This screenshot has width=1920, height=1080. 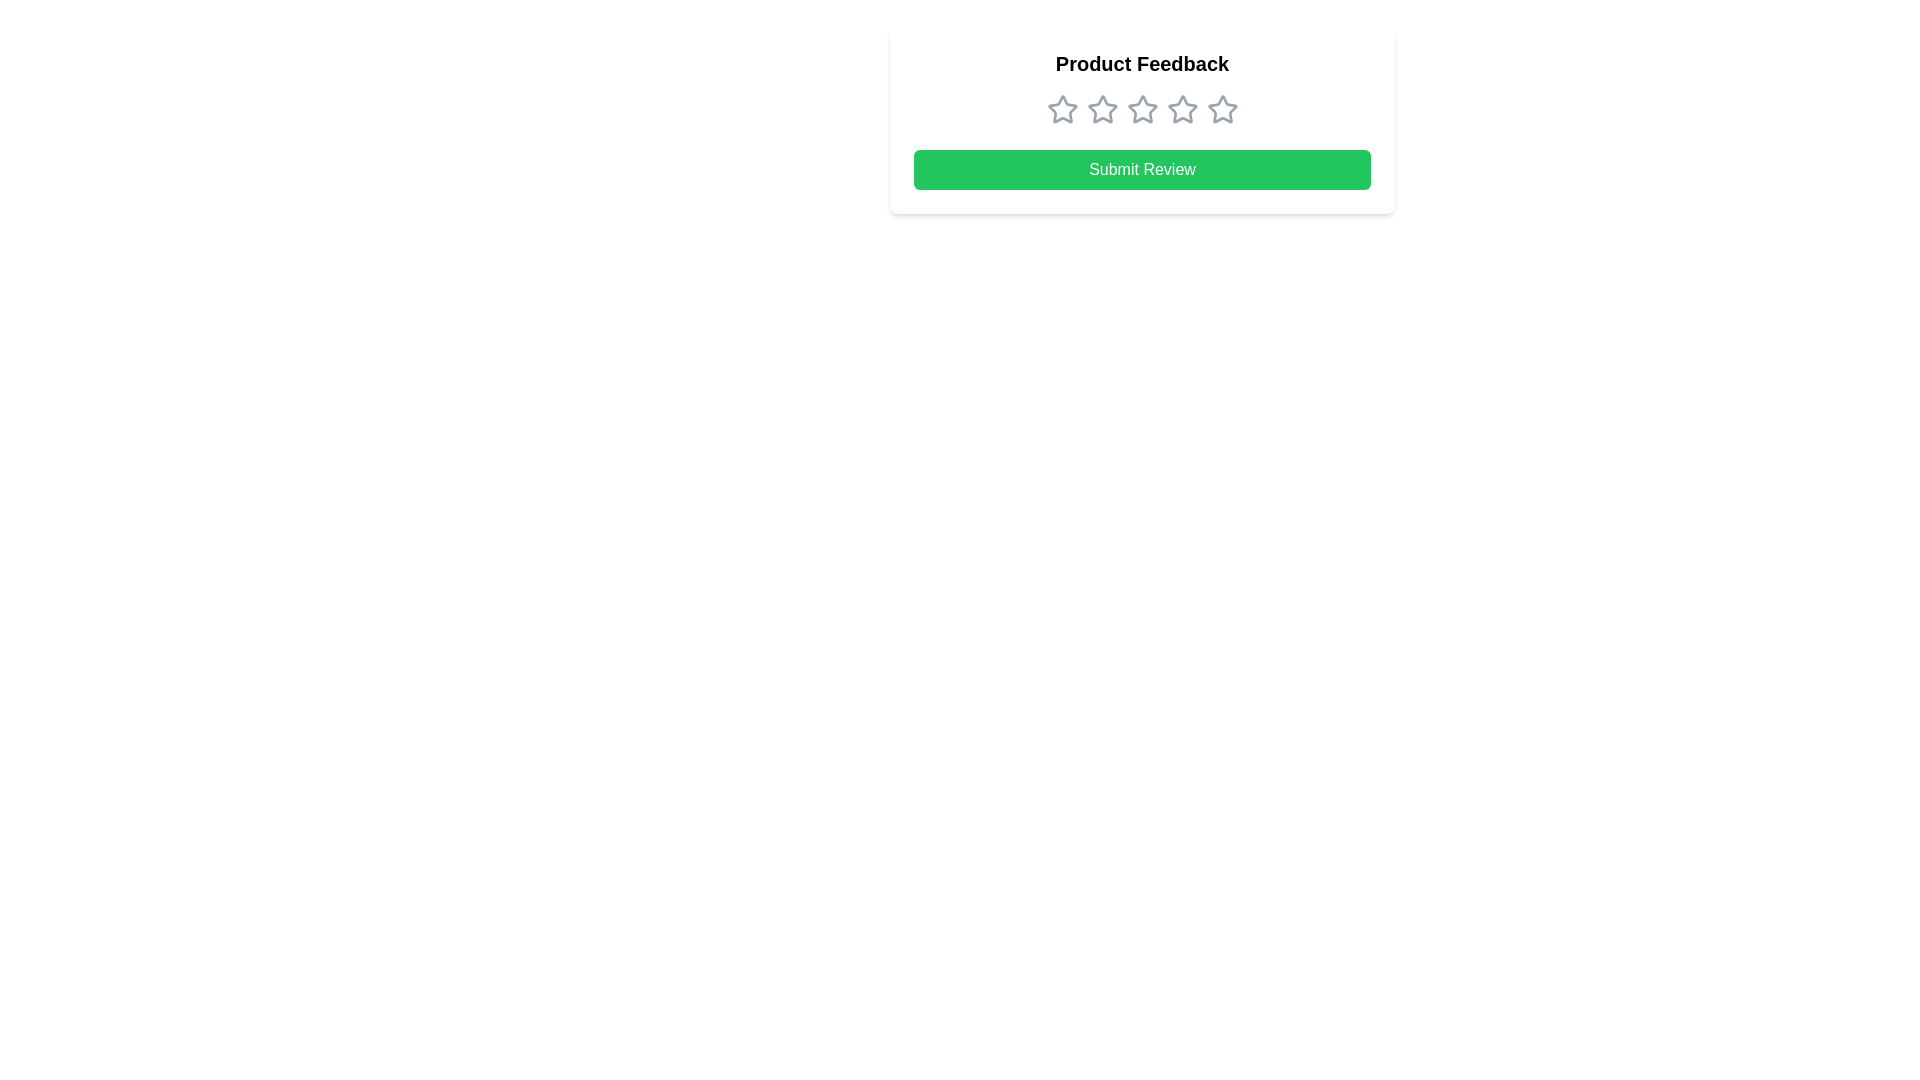 I want to click on the fifth star in the horizontal sequence of five identical rating stars, so click(x=1221, y=110).